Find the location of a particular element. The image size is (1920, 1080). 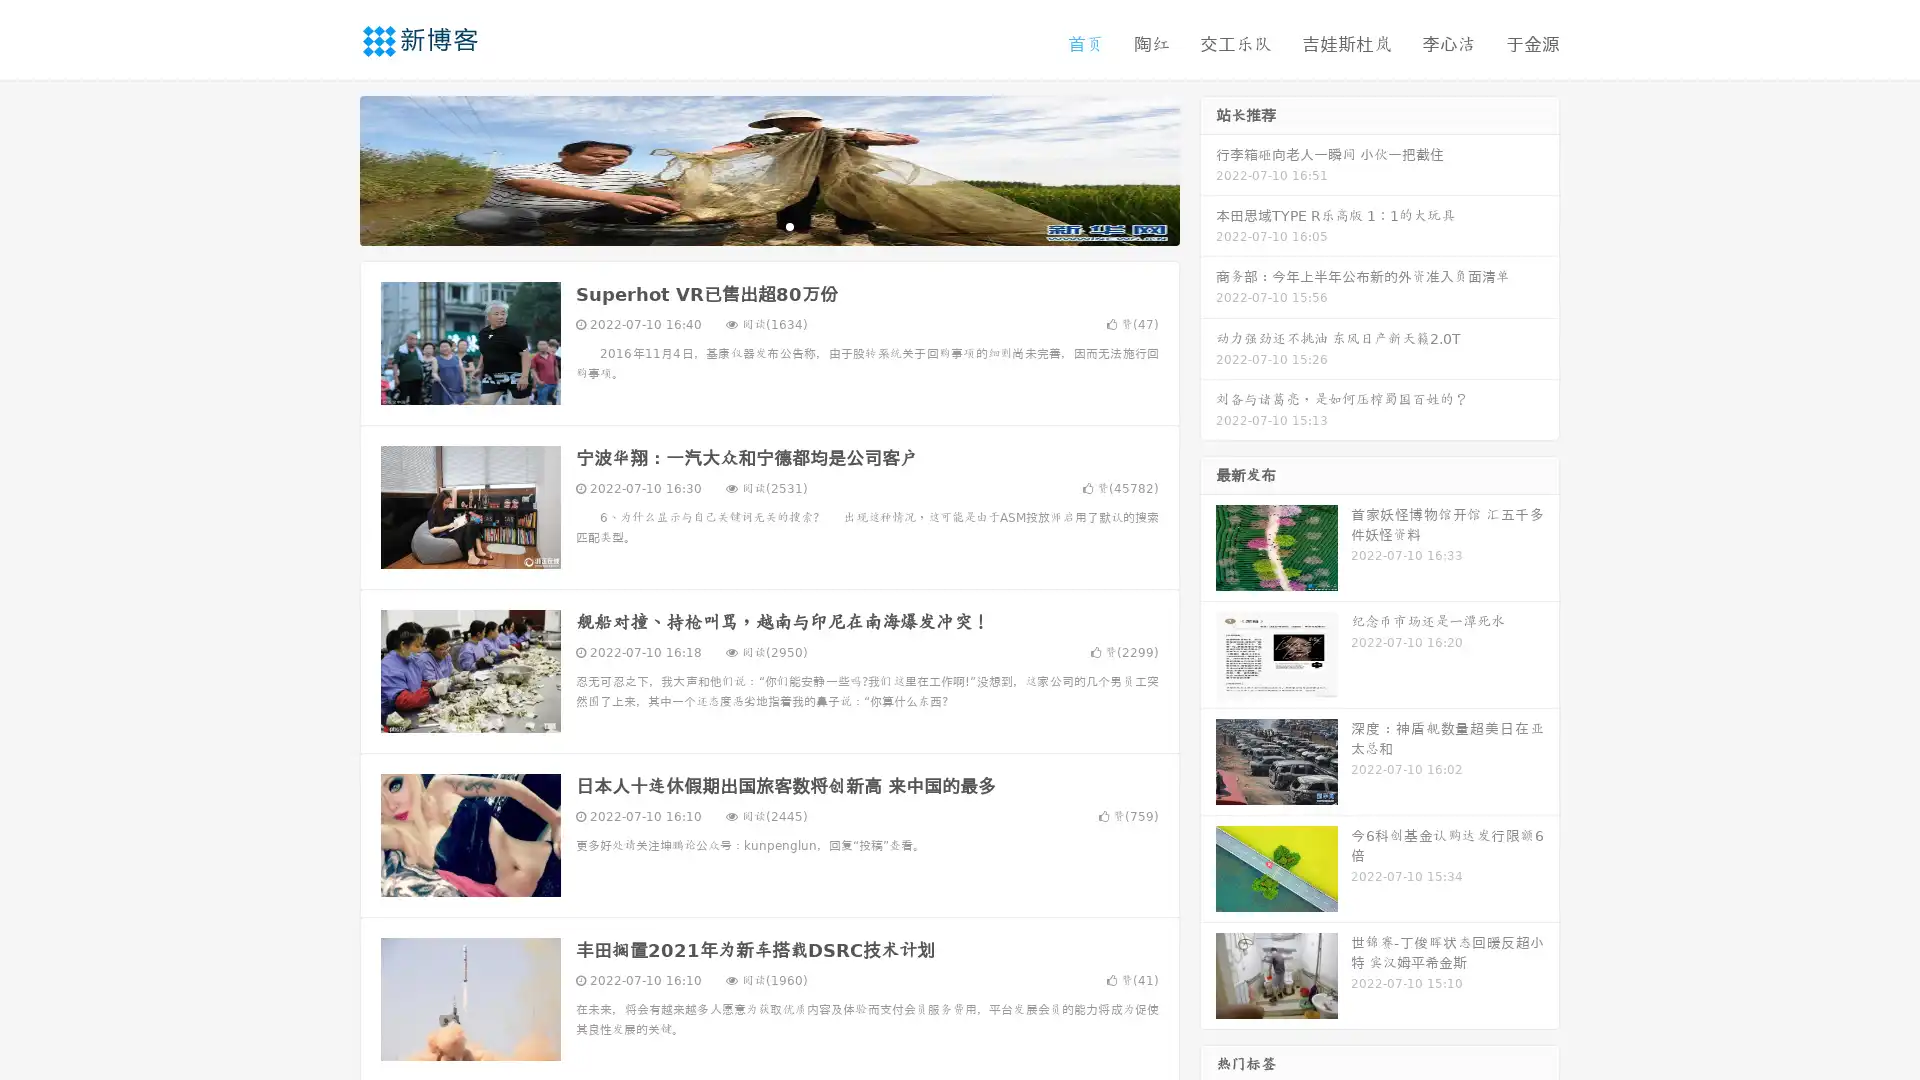

Next slide is located at coordinates (1208, 168).